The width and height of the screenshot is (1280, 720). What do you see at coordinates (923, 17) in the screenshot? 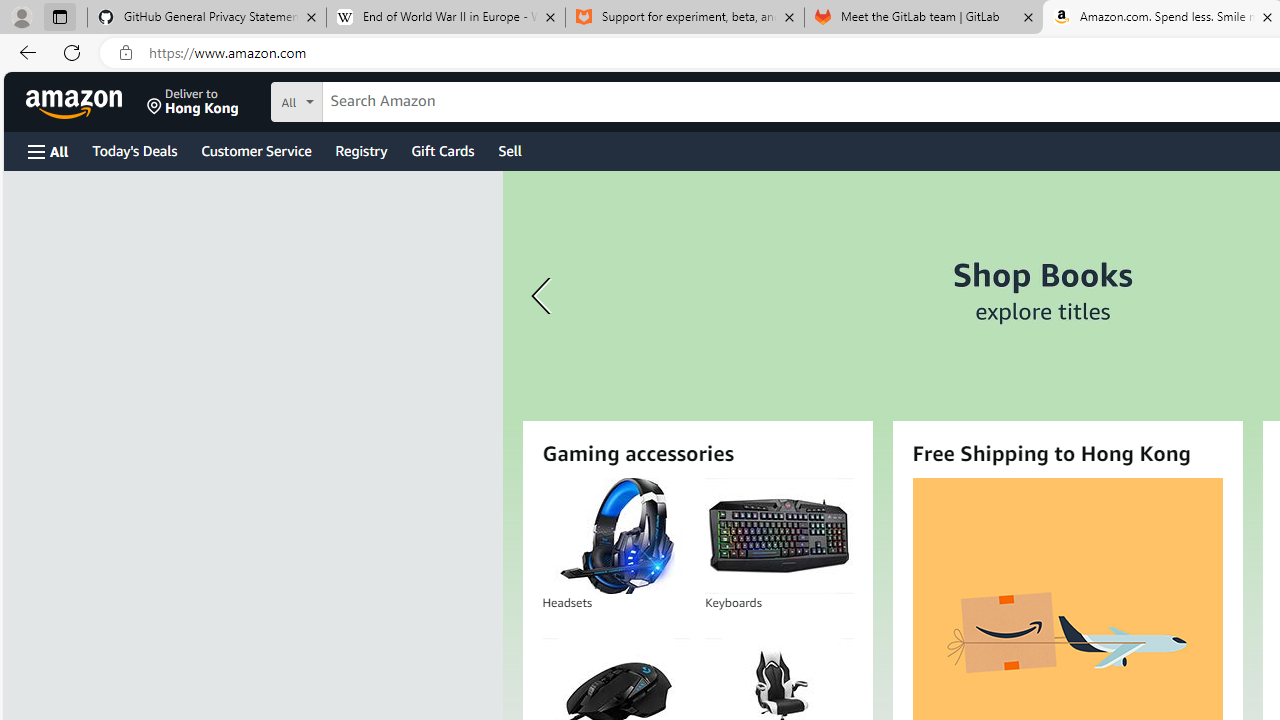
I see `'Meet the GitLab team | GitLab'` at bounding box center [923, 17].